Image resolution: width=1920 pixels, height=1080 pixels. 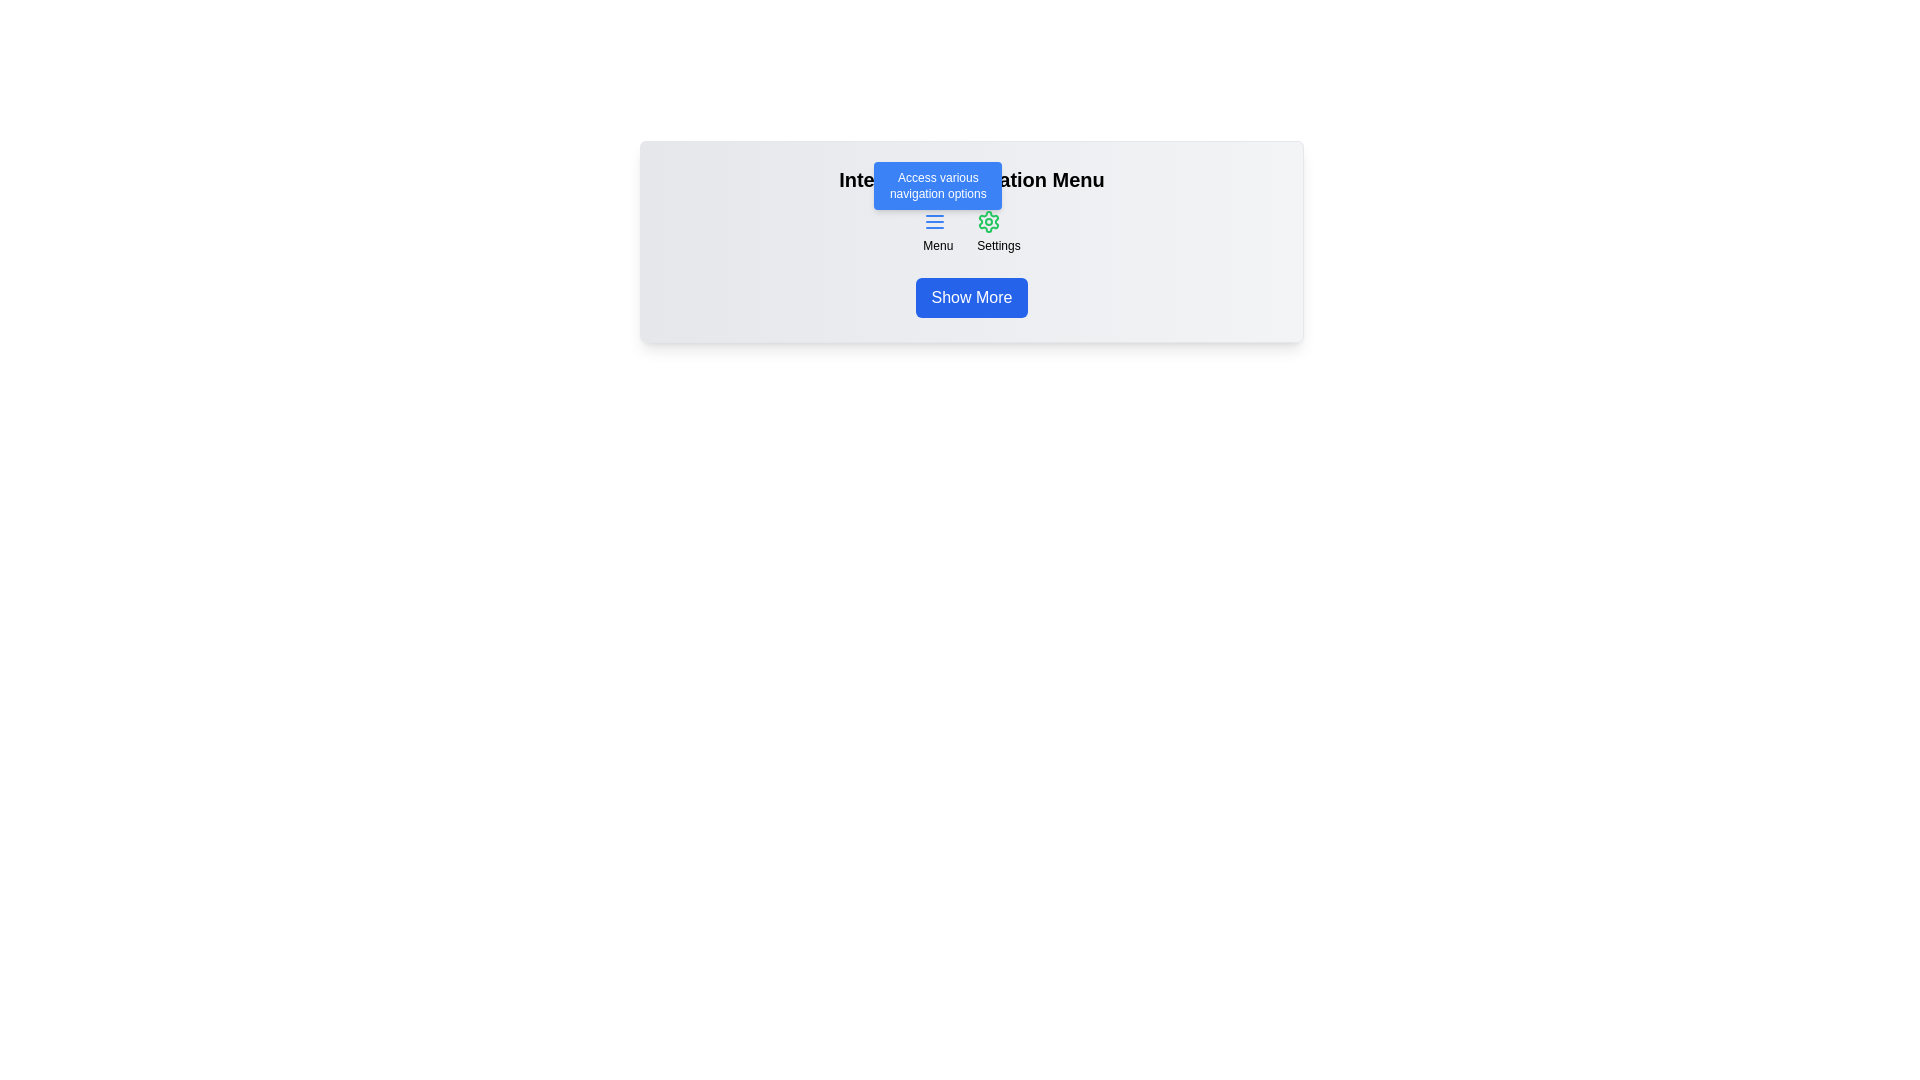 What do you see at coordinates (989, 222) in the screenshot?
I see `the 'Settings' icon located slightly to the right of the central part of the interface, positioned above the text labeled 'Settings.'` at bounding box center [989, 222].